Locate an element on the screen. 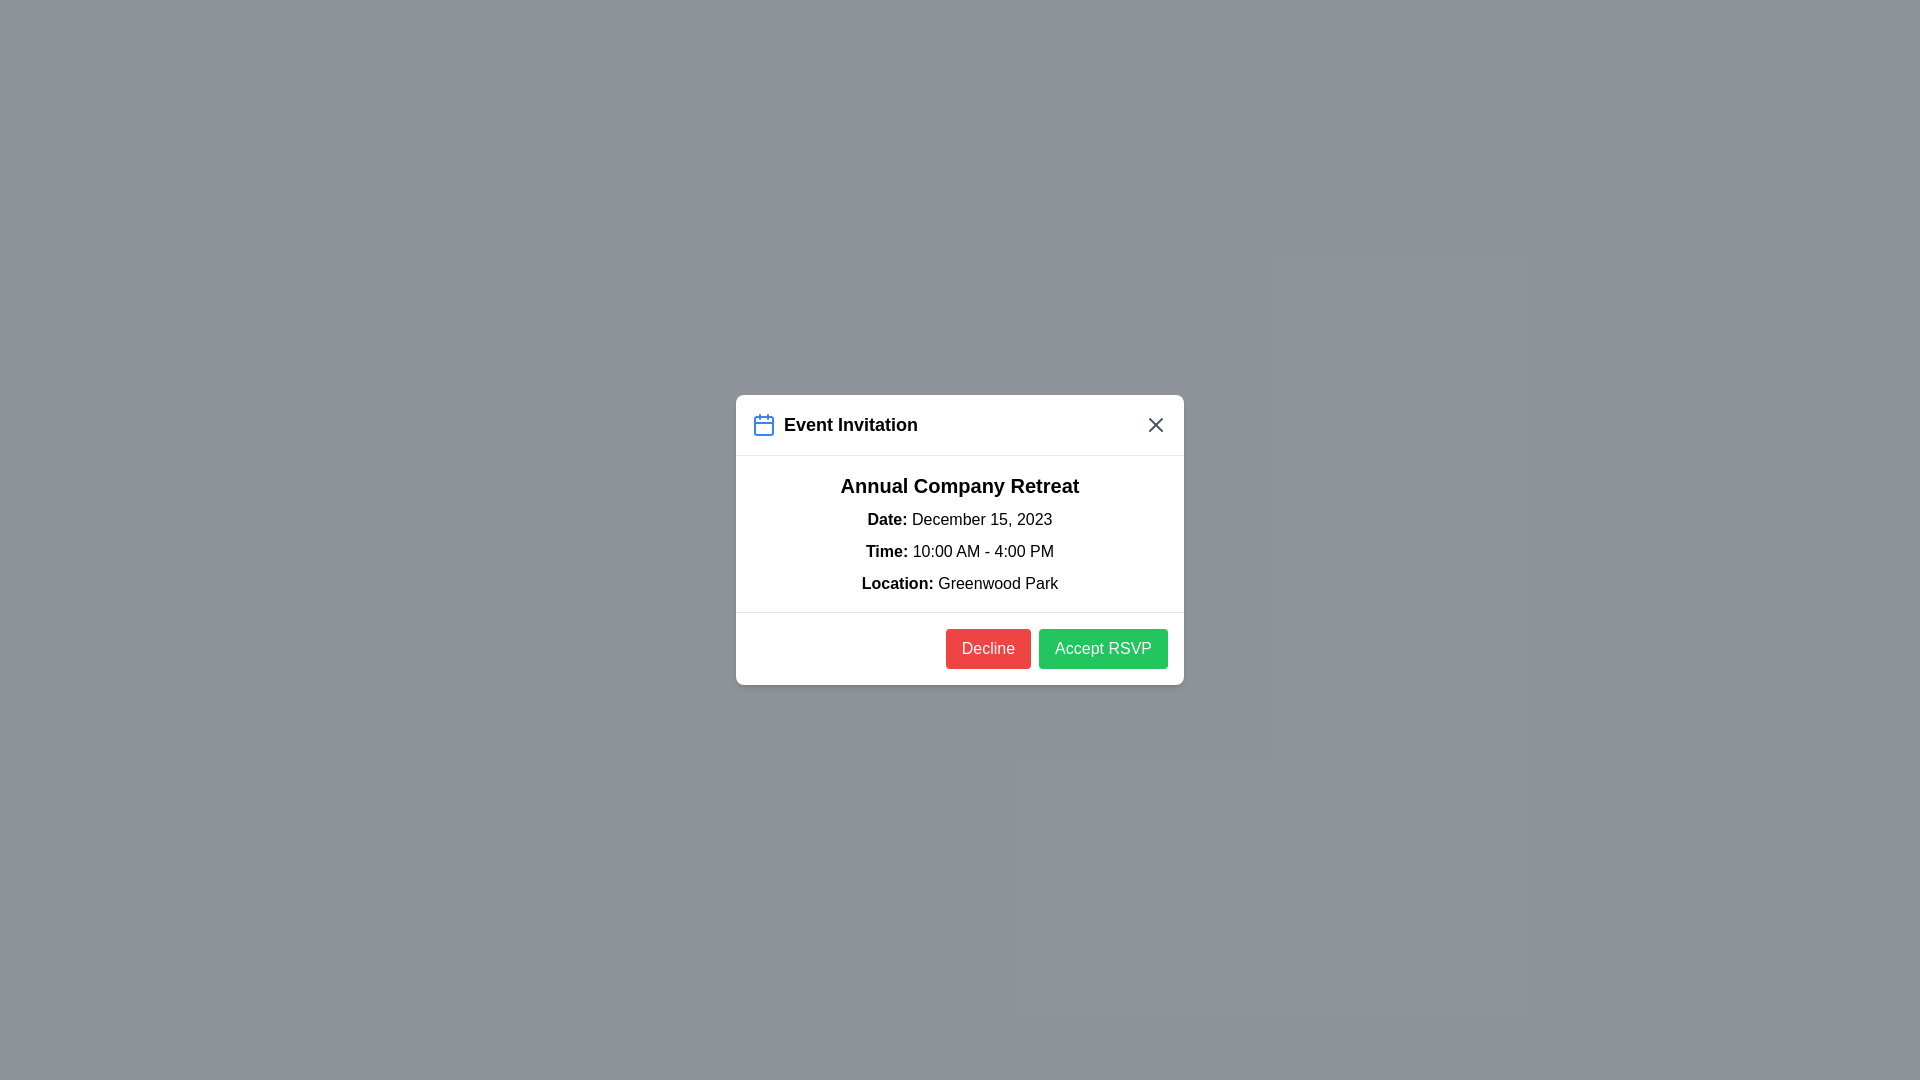 The height and width of the screenshot is (1080, 1920). the 'Event Invitation' text label, which is bold and larger in font size, located adjacent to a blue calendar icon in the upper-left part of the dialog box is located at coordinates (850, 423).